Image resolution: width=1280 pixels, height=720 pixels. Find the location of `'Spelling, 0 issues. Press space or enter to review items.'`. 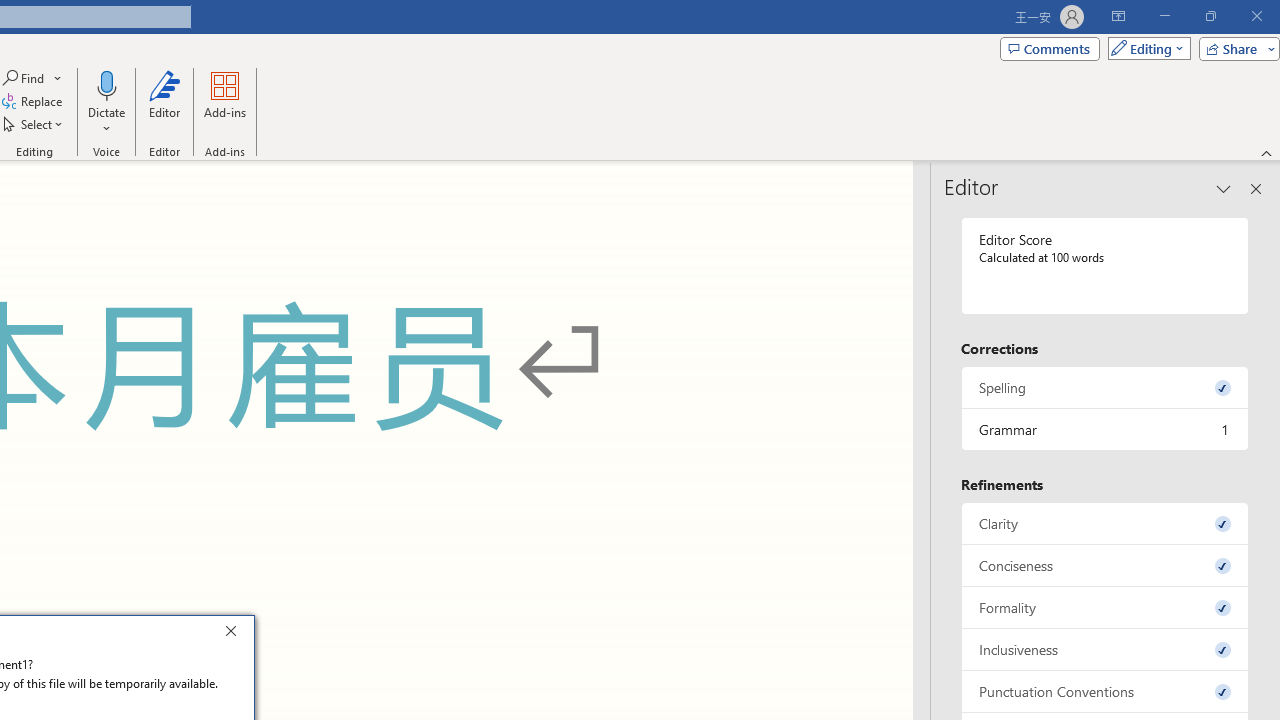

'Spelling, 0 issues. Press space or enter to review items.' is located at coordinates (1104, 387).